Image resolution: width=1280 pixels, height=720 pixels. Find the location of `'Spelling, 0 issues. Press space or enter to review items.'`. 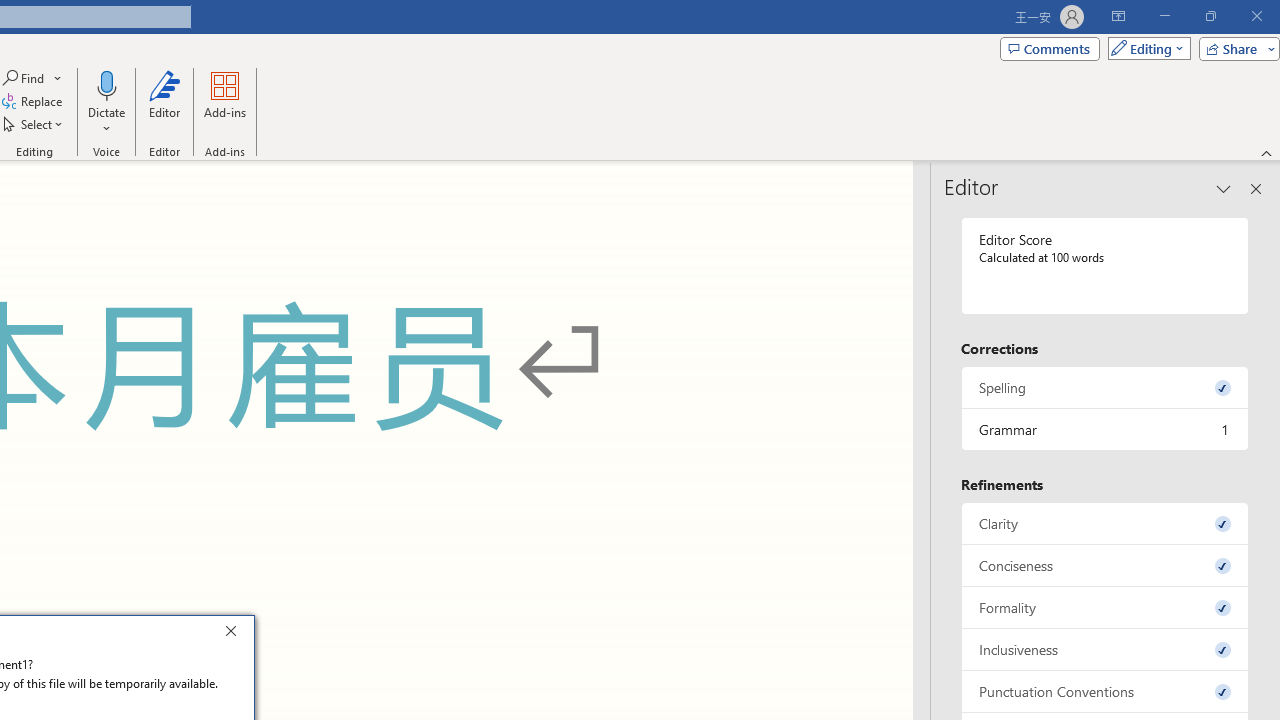

'Spelling, 0 issues. Press space or enter to review items.' is located at coordinates (1104, 387).